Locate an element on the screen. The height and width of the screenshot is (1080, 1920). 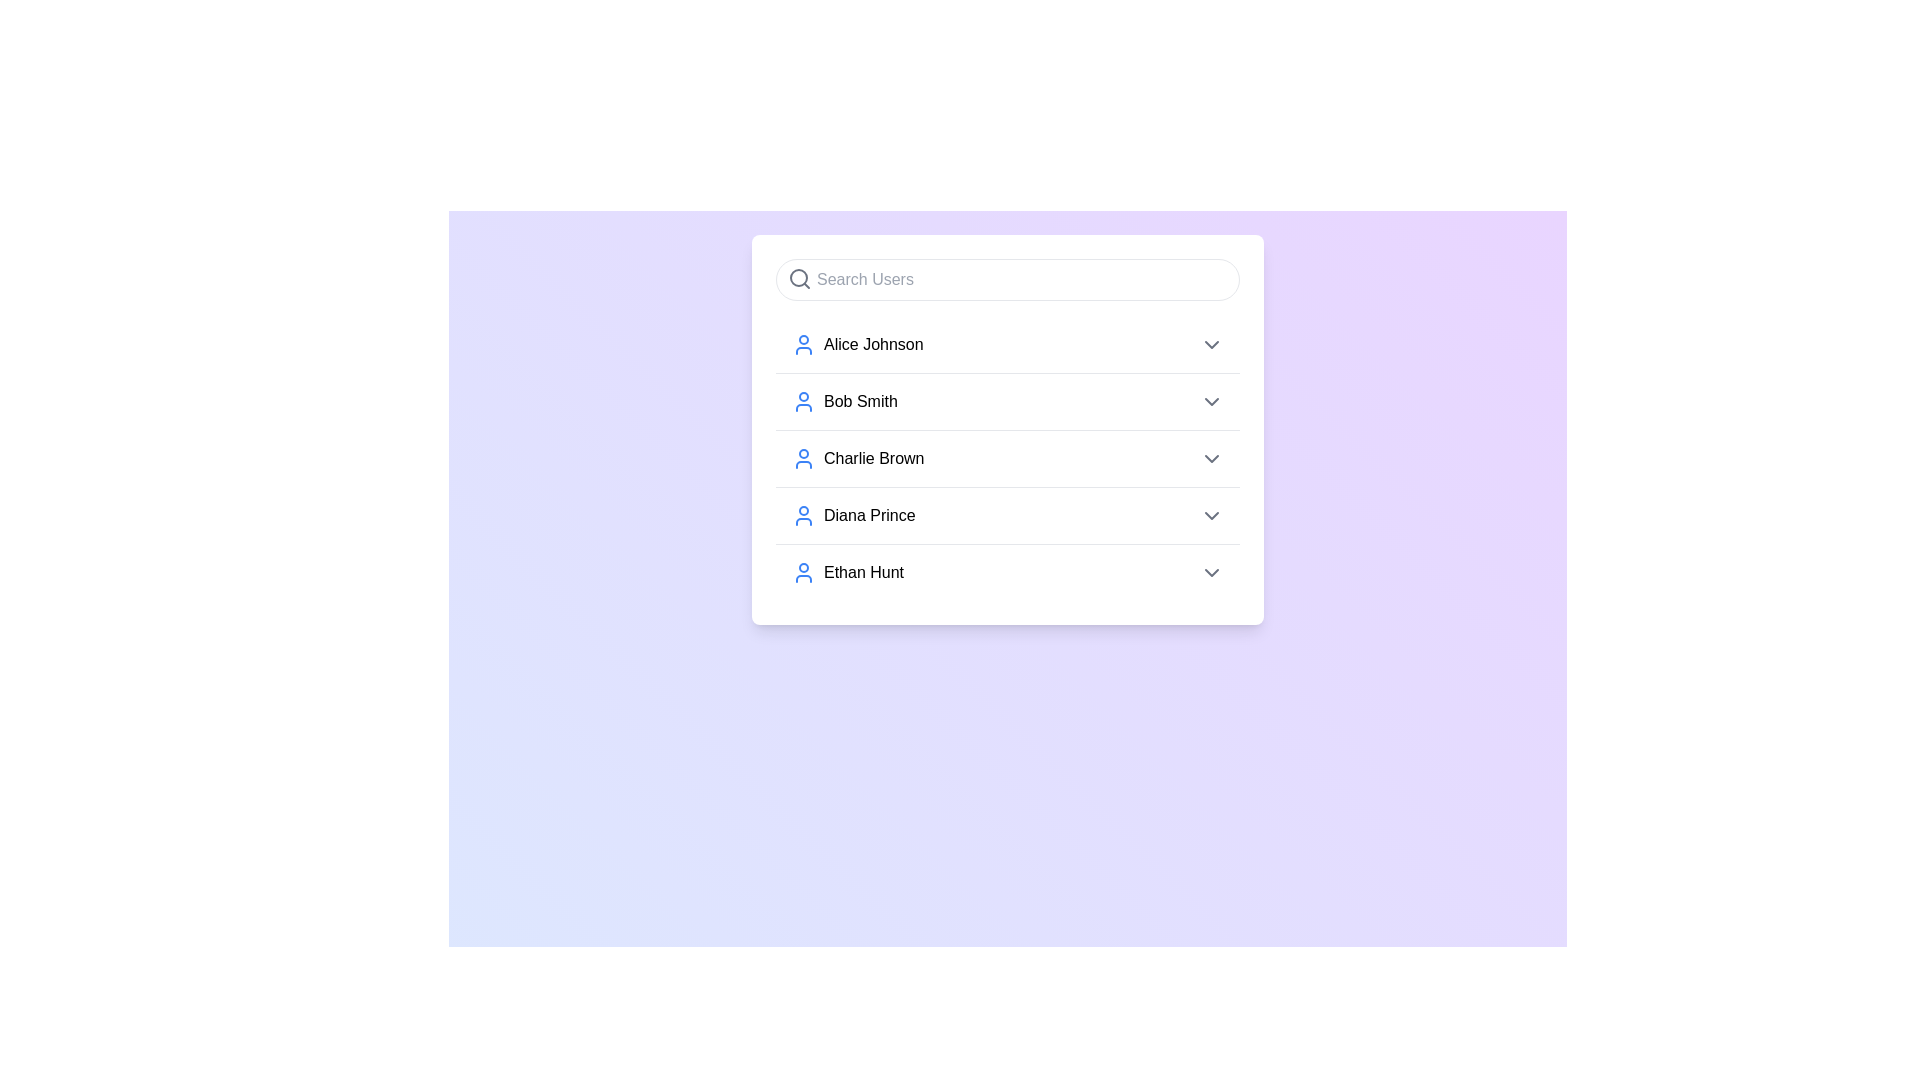
the decorative SVG circle that is part of the search icon, located at the left edge of the search input field in the user list section is located at coordinates (797, 277).